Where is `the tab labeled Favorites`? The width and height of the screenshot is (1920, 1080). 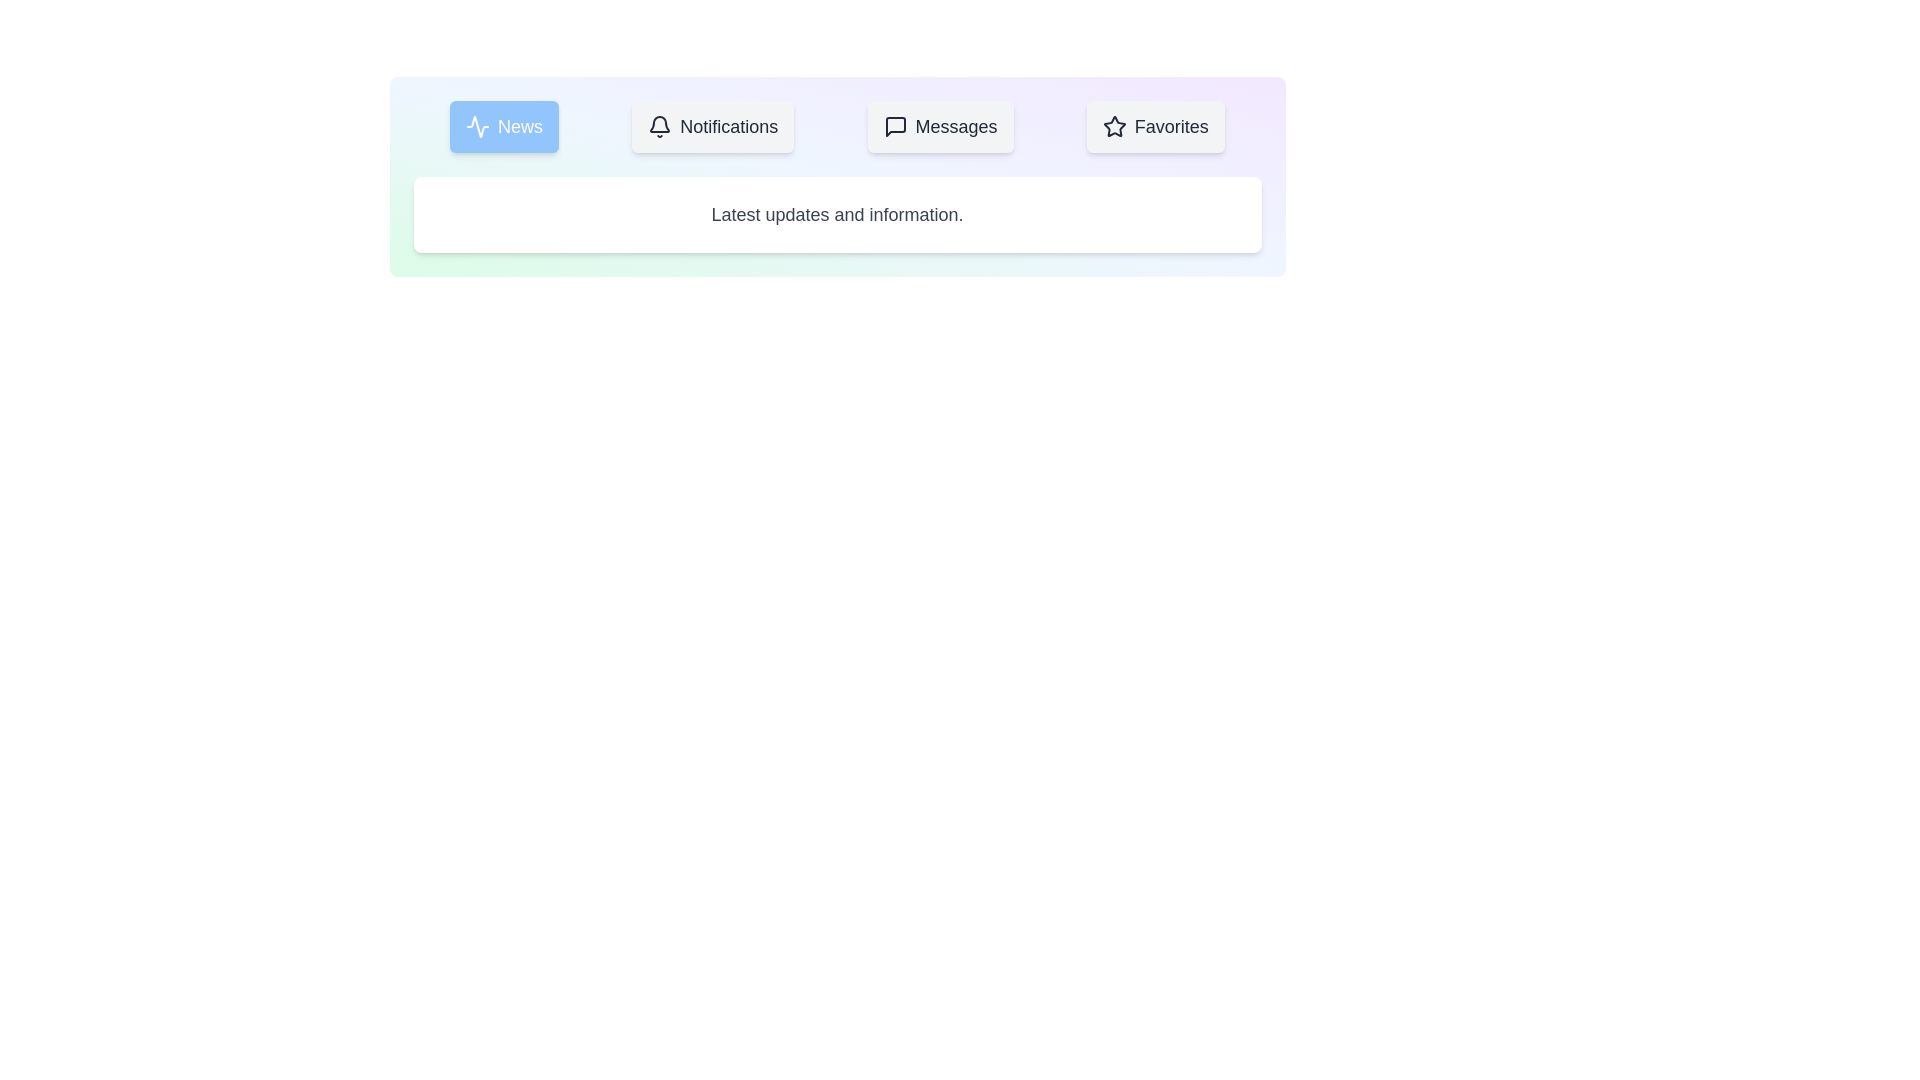
the tab labeled Favorites is located at coordinates (1155, 127).